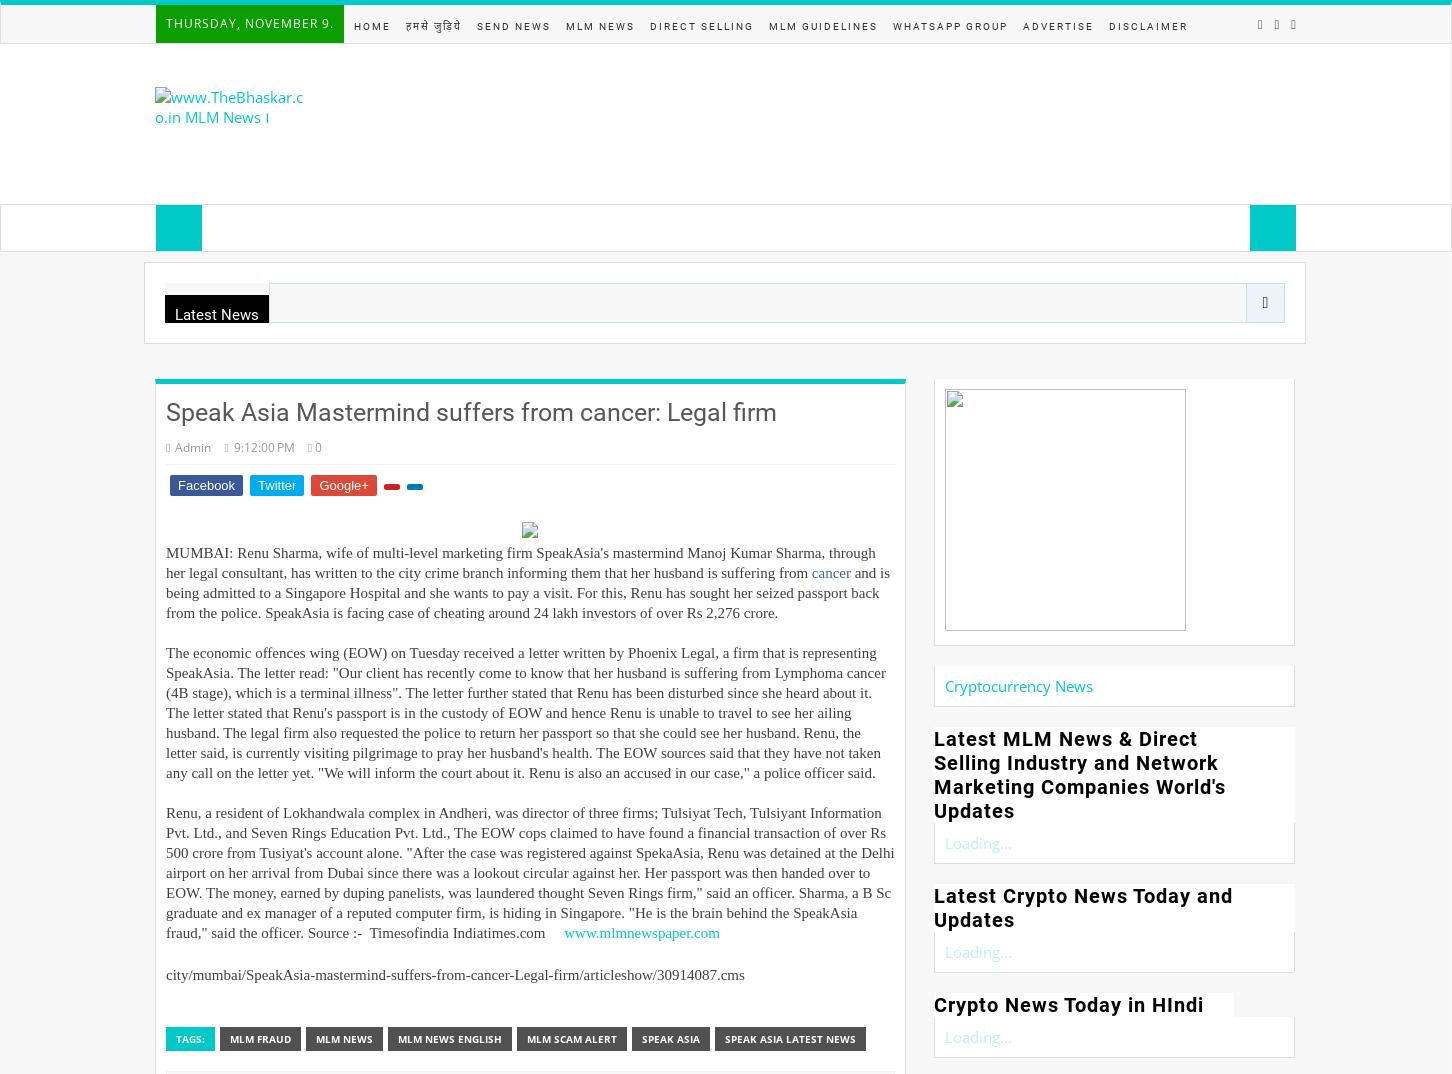 This screenshot has width=1452, height=1074. What do you see at coordinates (520, 561) in the screenshot?
I see `'MUMBAI: Renu Sharma, wife of multi-level marketing firm SpeakAsia's mastermind Manoj Kumar Sharma, through her legal consultant, has written to the city crime branch informing them that her husband is suffering from'` at bounding box center [520, 561].